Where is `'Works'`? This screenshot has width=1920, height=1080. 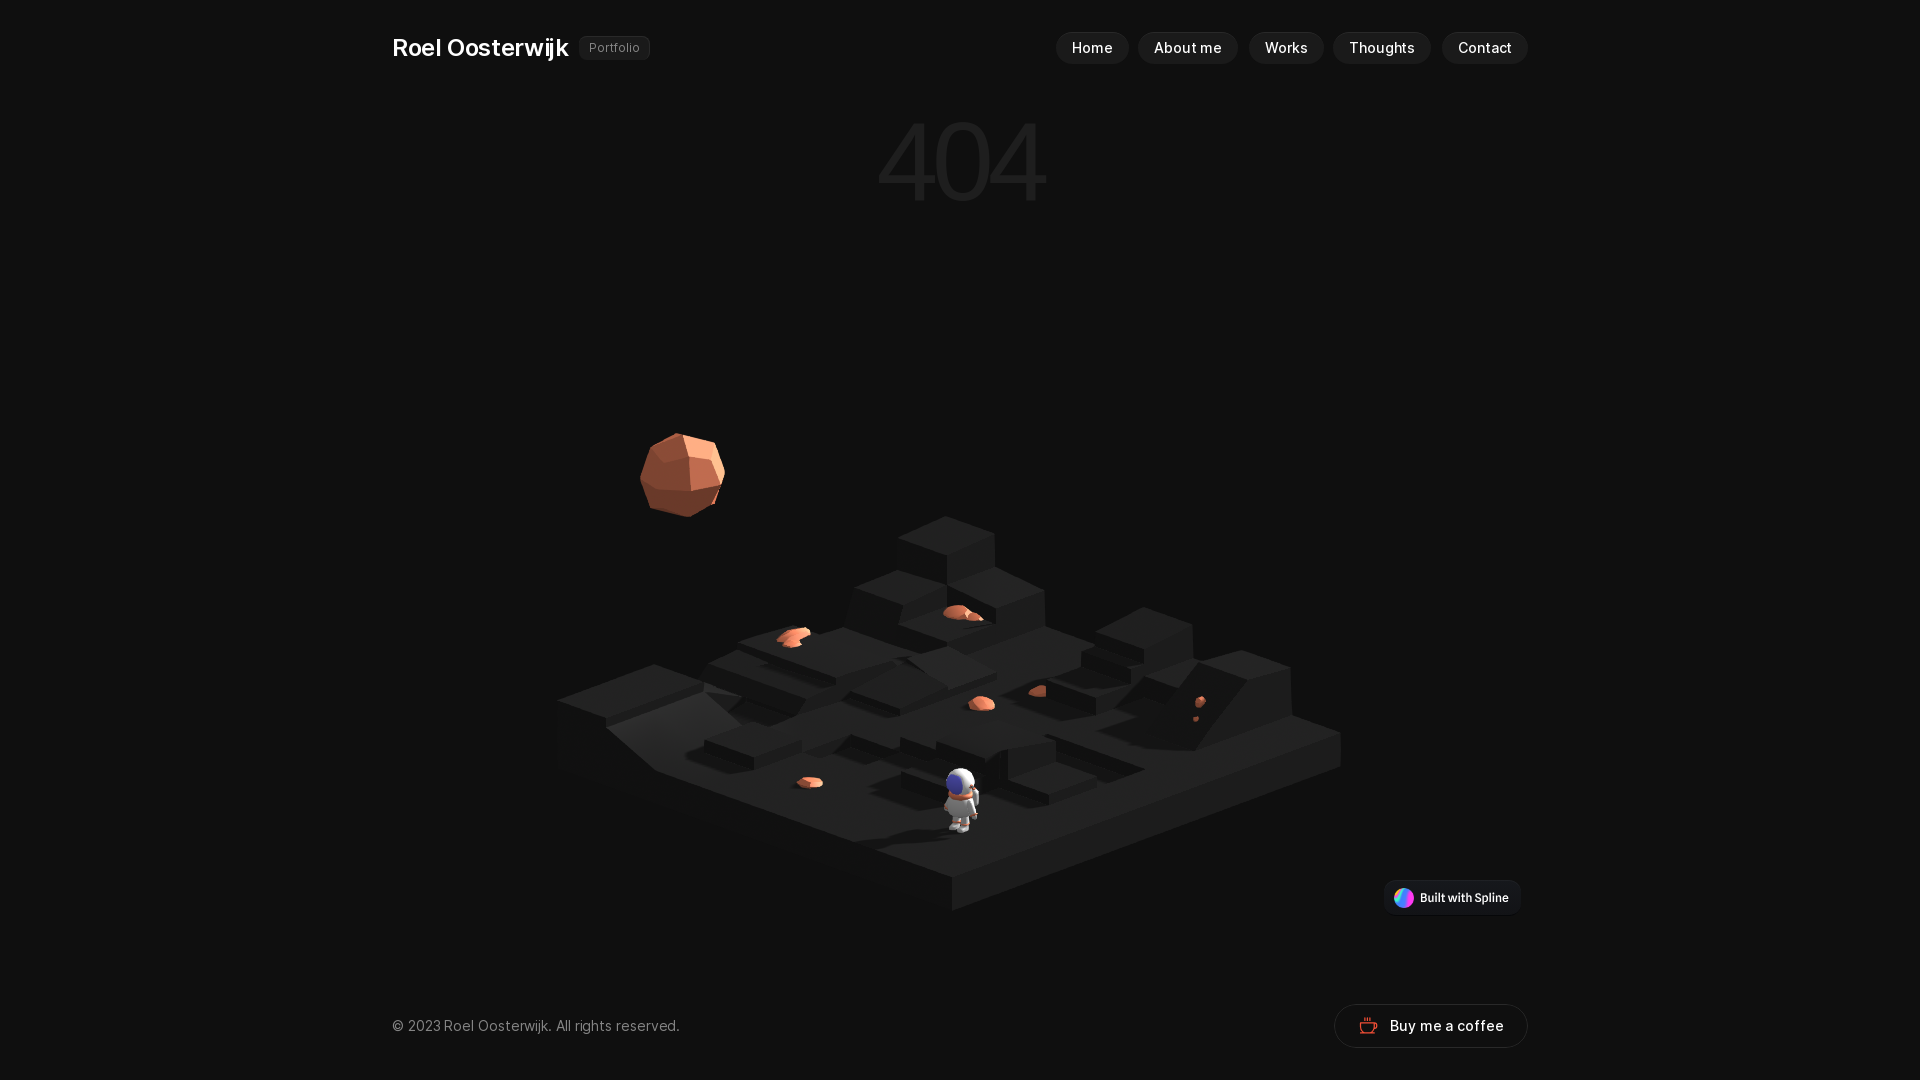
'Works' is located at coordinates (1286, 46).